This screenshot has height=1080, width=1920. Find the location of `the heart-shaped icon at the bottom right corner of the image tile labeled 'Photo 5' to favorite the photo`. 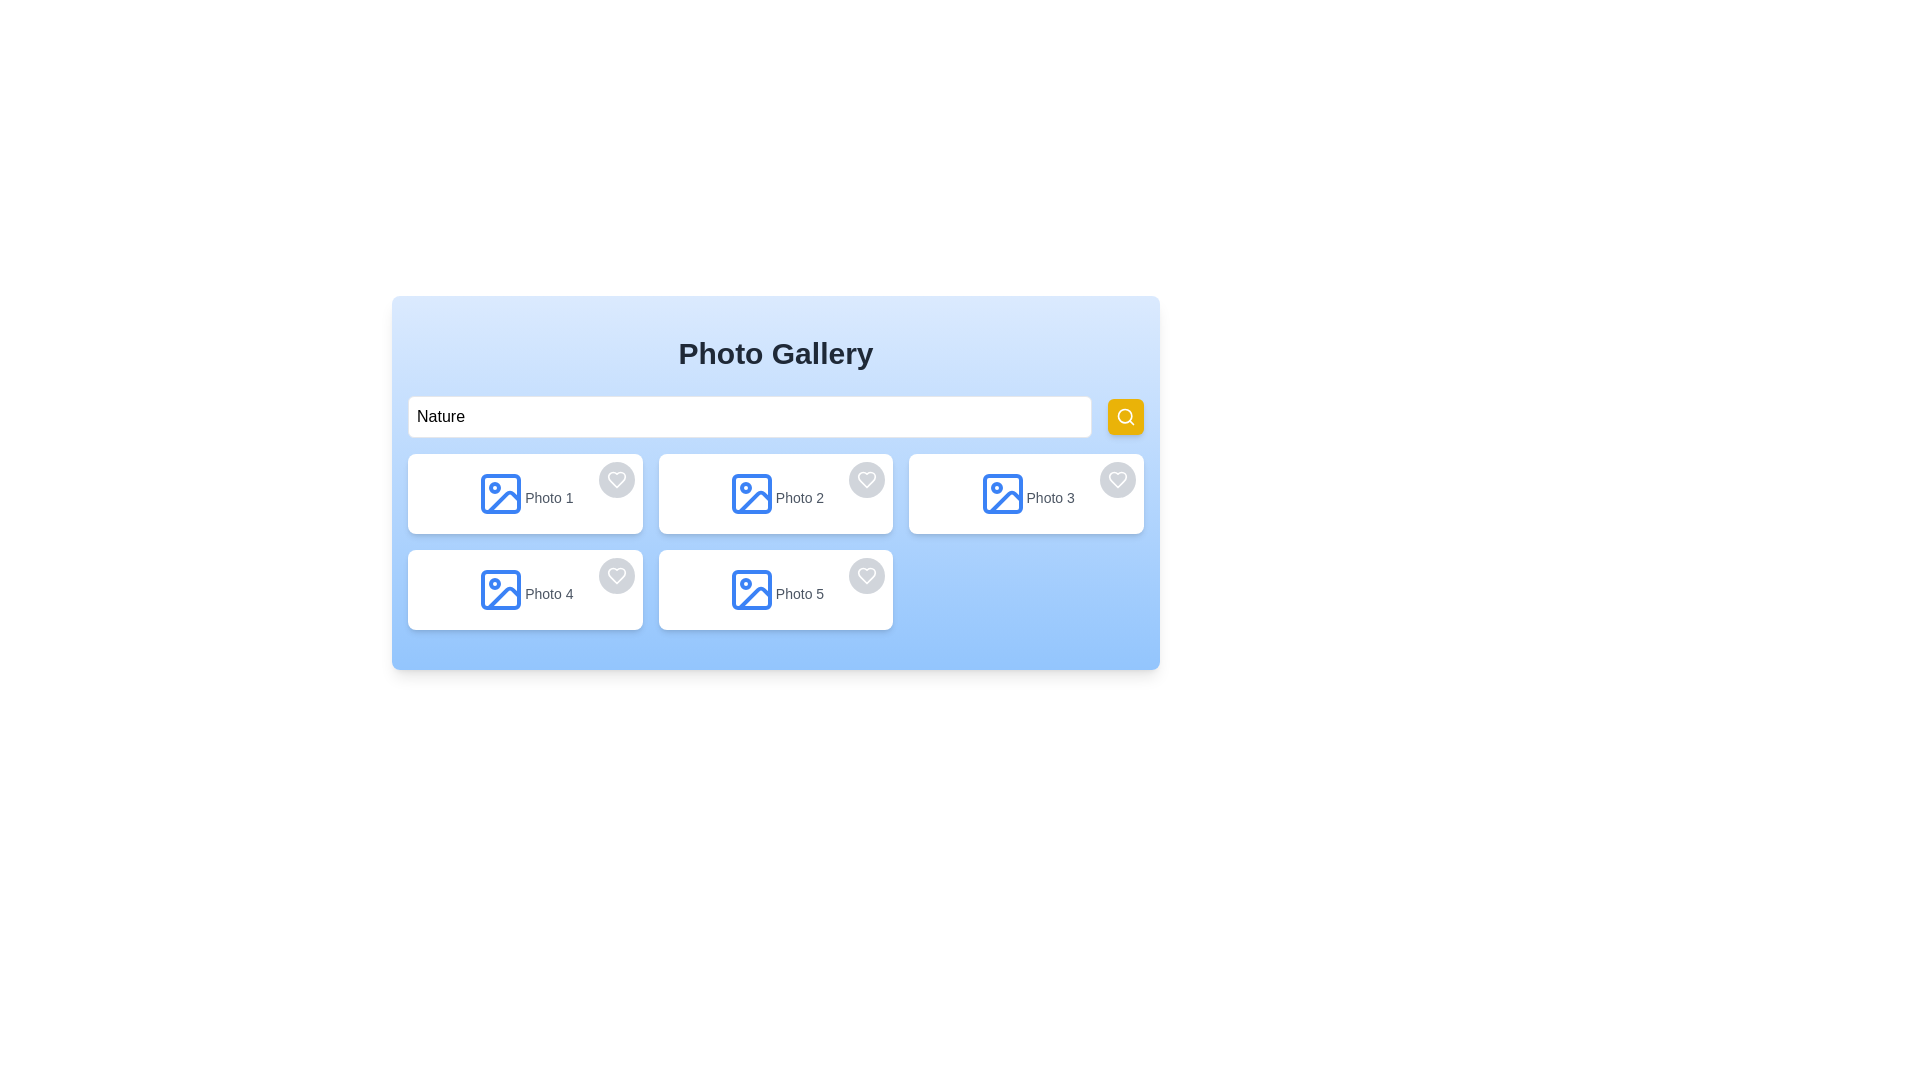

the heart-shaped icon at the bottom right corner of the image tile labeled 'Photo 5' to favorite the photo is located at coordinates (867, 575).